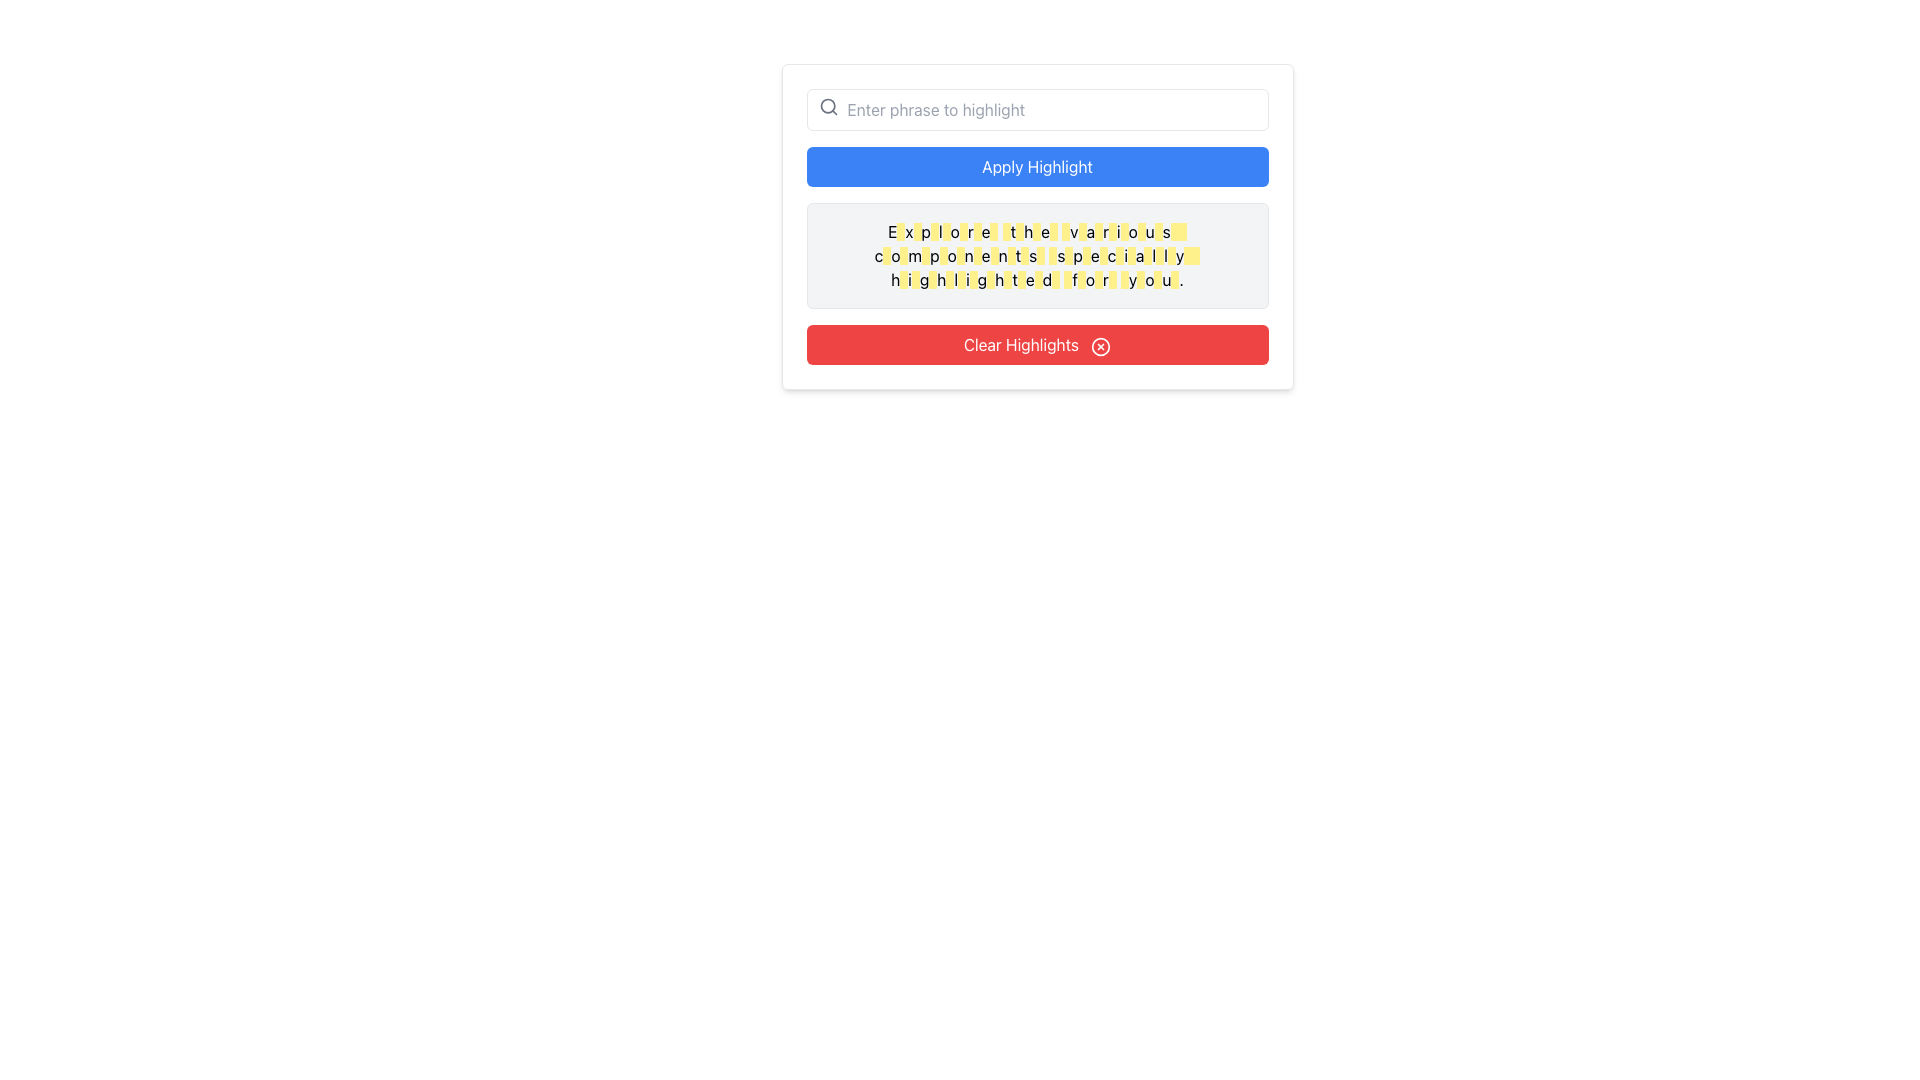 The height and width of the screenshot is (1080, 1920). What do you see at coordinates (960, 254) in the screenshot?
I see `the fifth inline yellow-highlighted segment in the text section titled 'Explore the various components specially highlighted for you.'` at bounding box center [960, 254].